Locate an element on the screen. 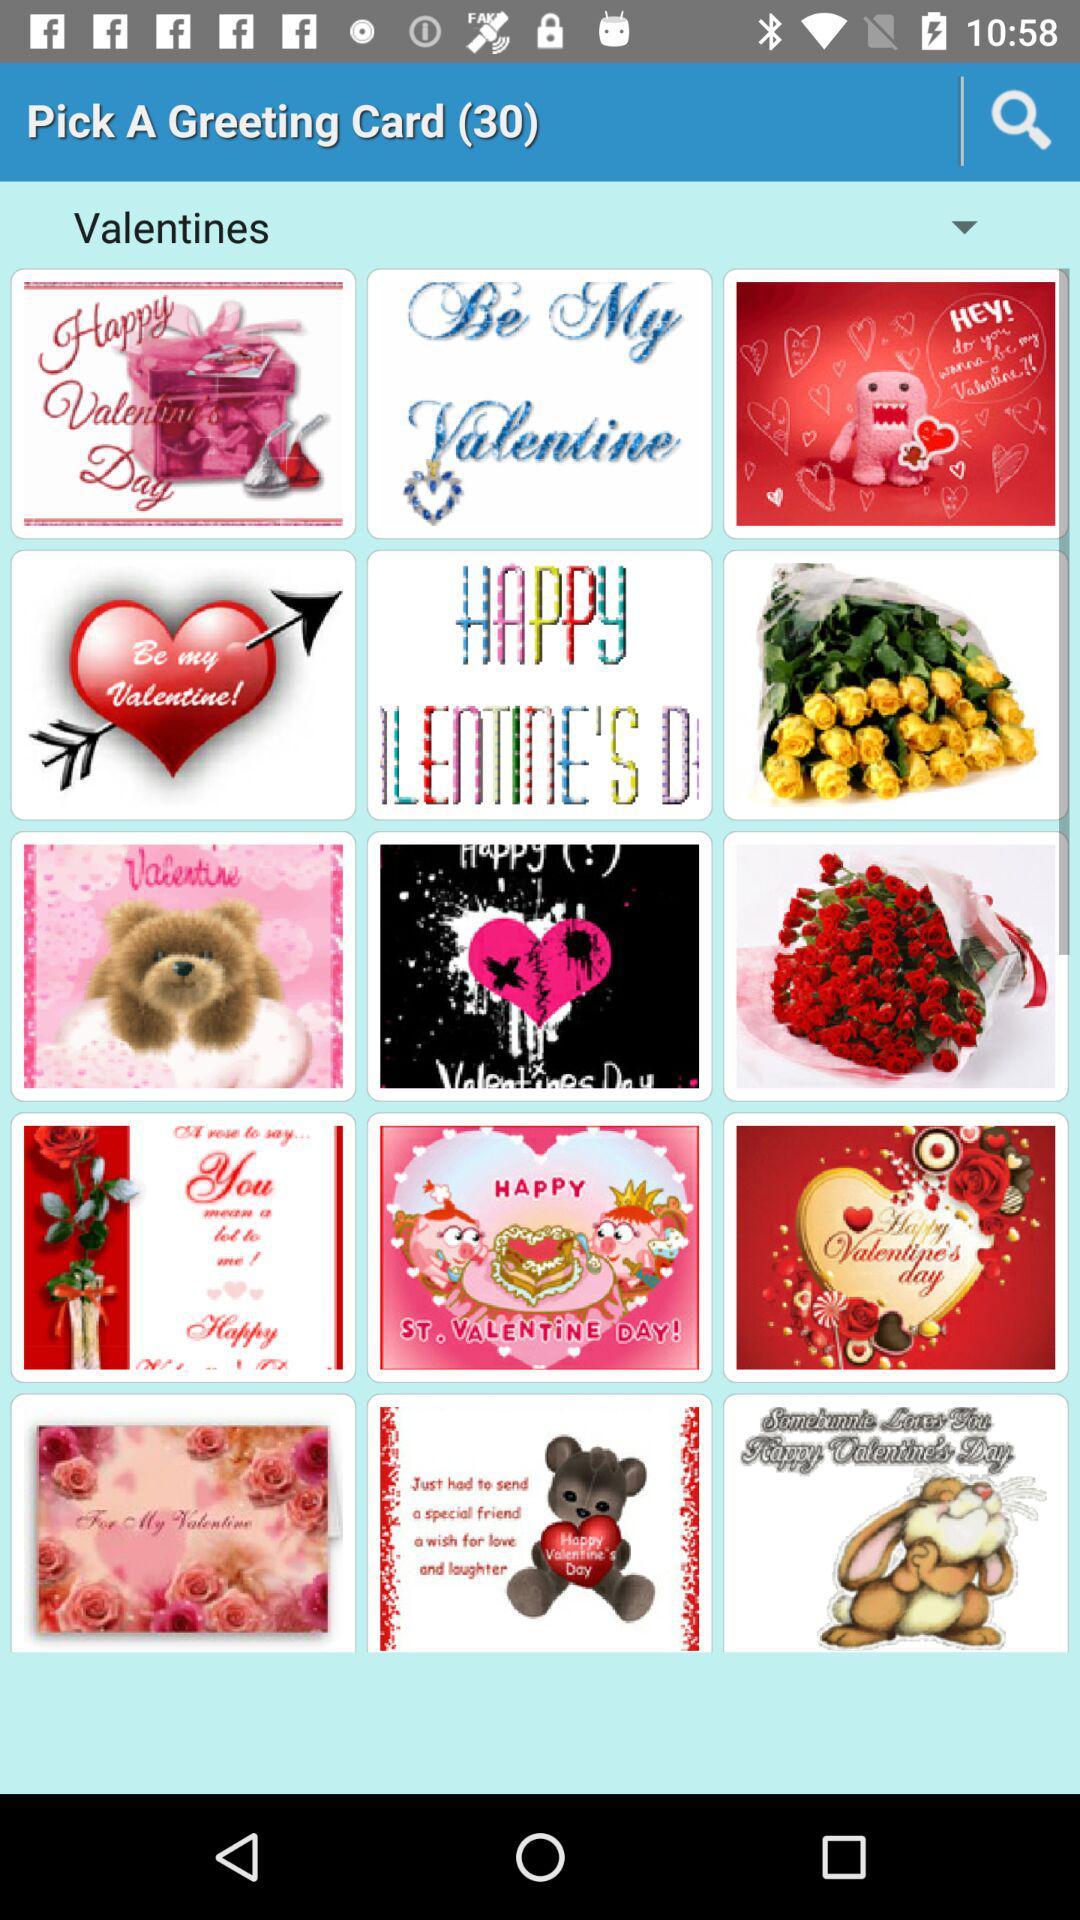 The image size is (1080, 1920). card preview is located at coordinates (538, 1527).